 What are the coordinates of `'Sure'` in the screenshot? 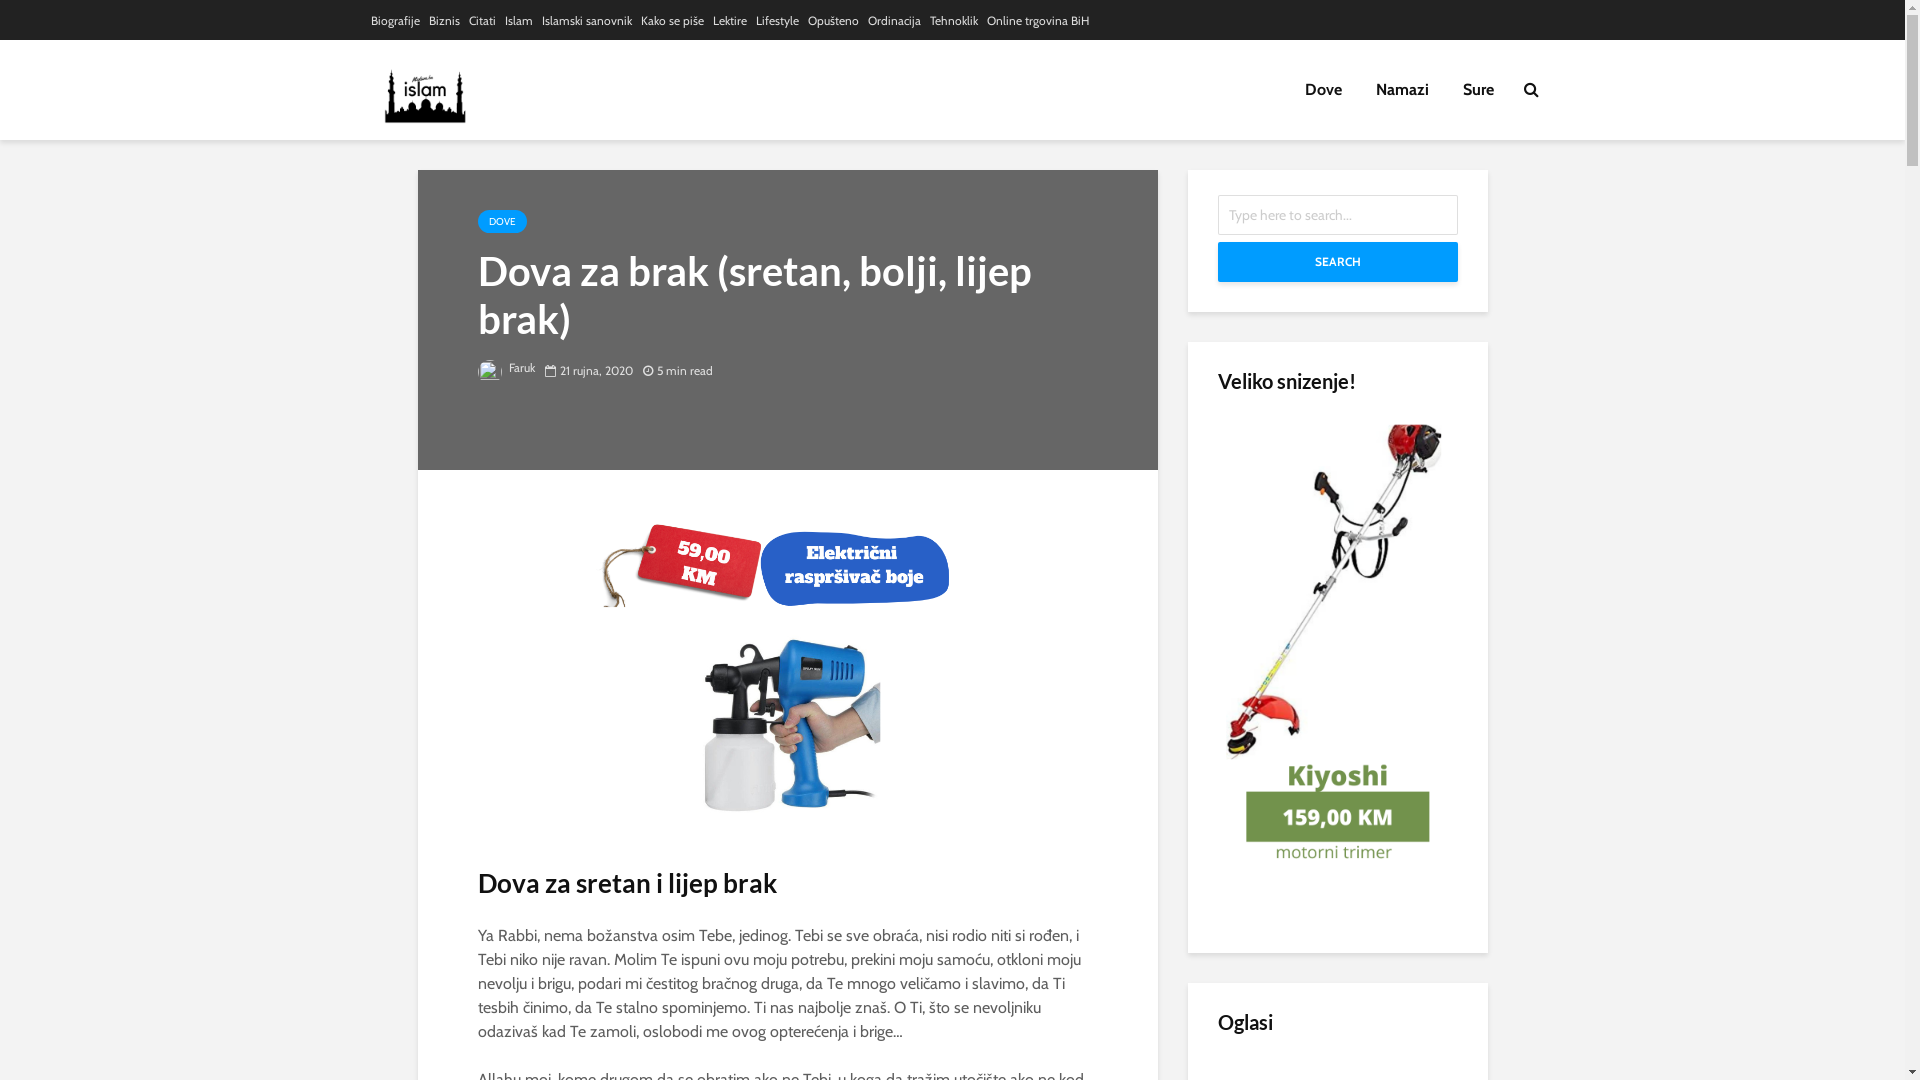 It's located at (1478, 88).